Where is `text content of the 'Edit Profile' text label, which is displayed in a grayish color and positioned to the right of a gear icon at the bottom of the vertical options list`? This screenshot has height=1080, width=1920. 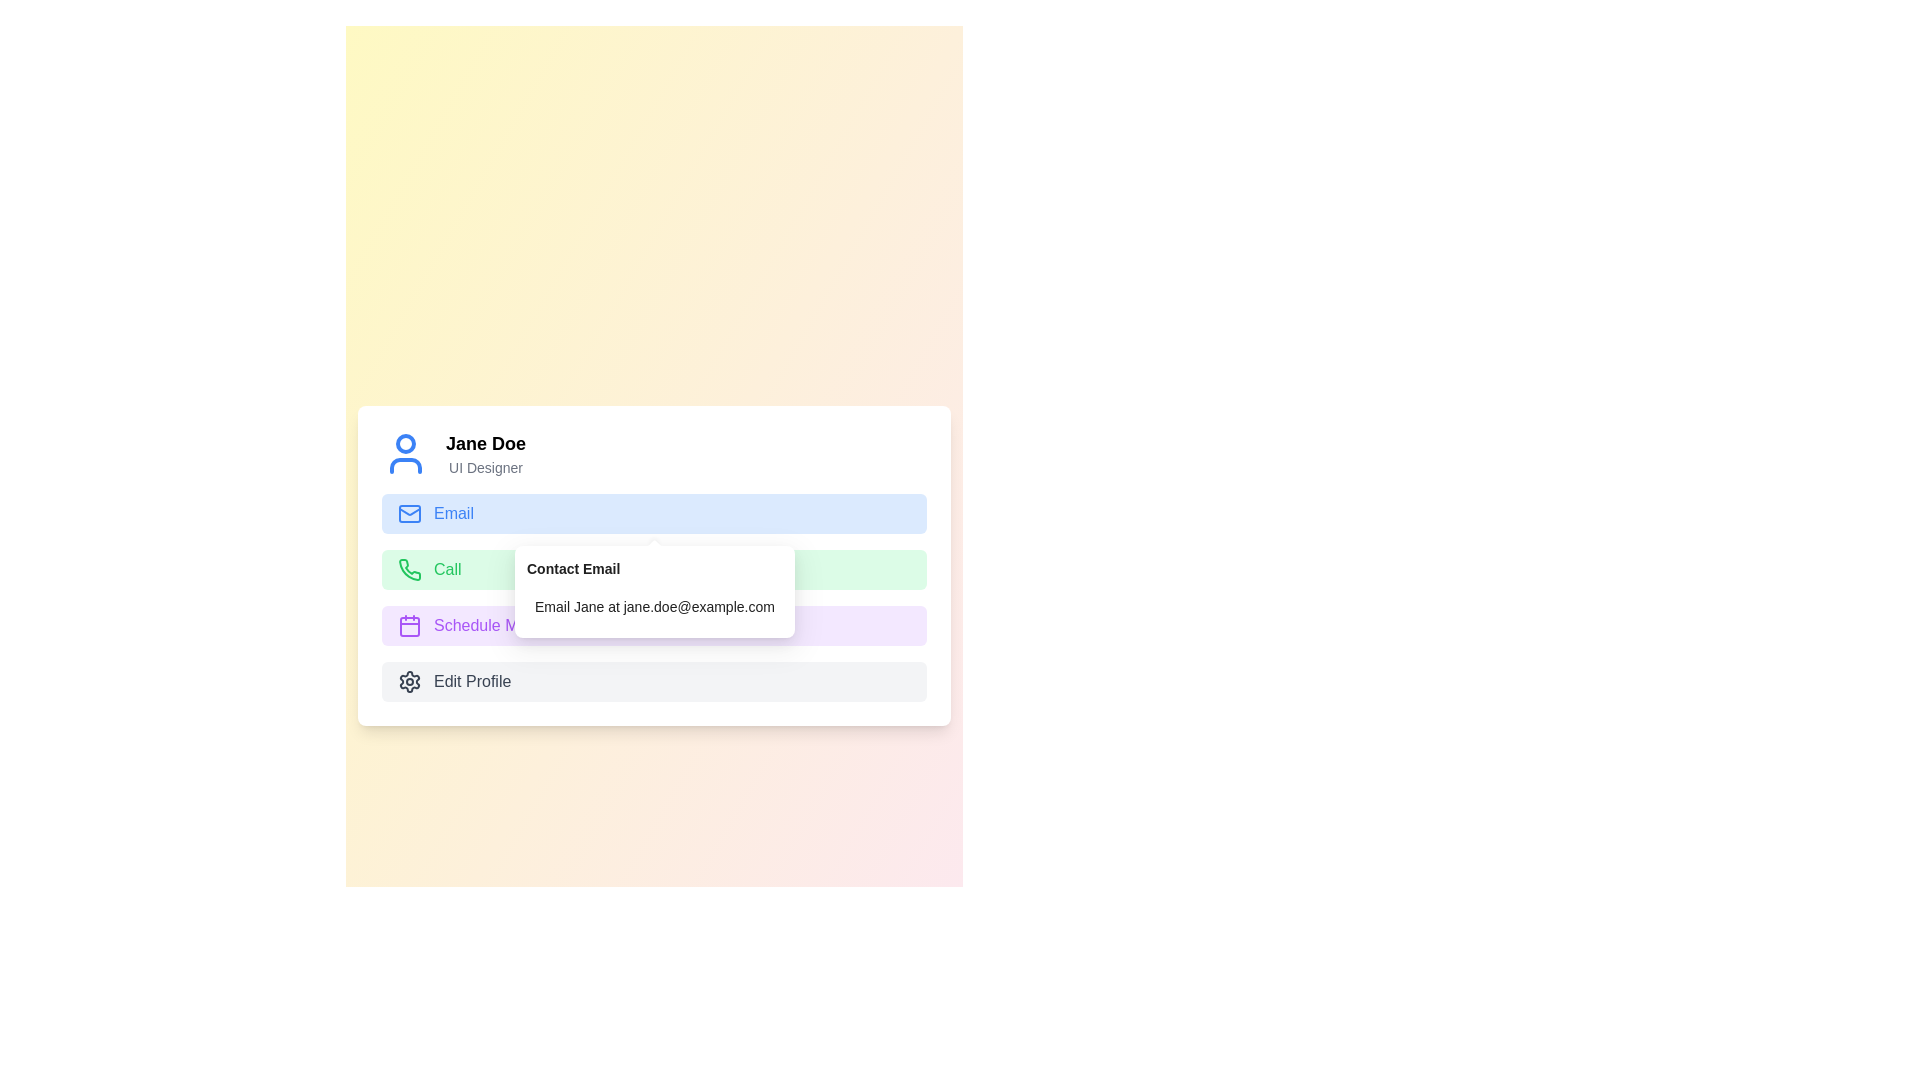
text content of the 'Edit Profile' text label, which is displayed in a grayish color and positioned to the right of a gear icon at the bottom of the vertical options list is located at coordinates (471, 681).